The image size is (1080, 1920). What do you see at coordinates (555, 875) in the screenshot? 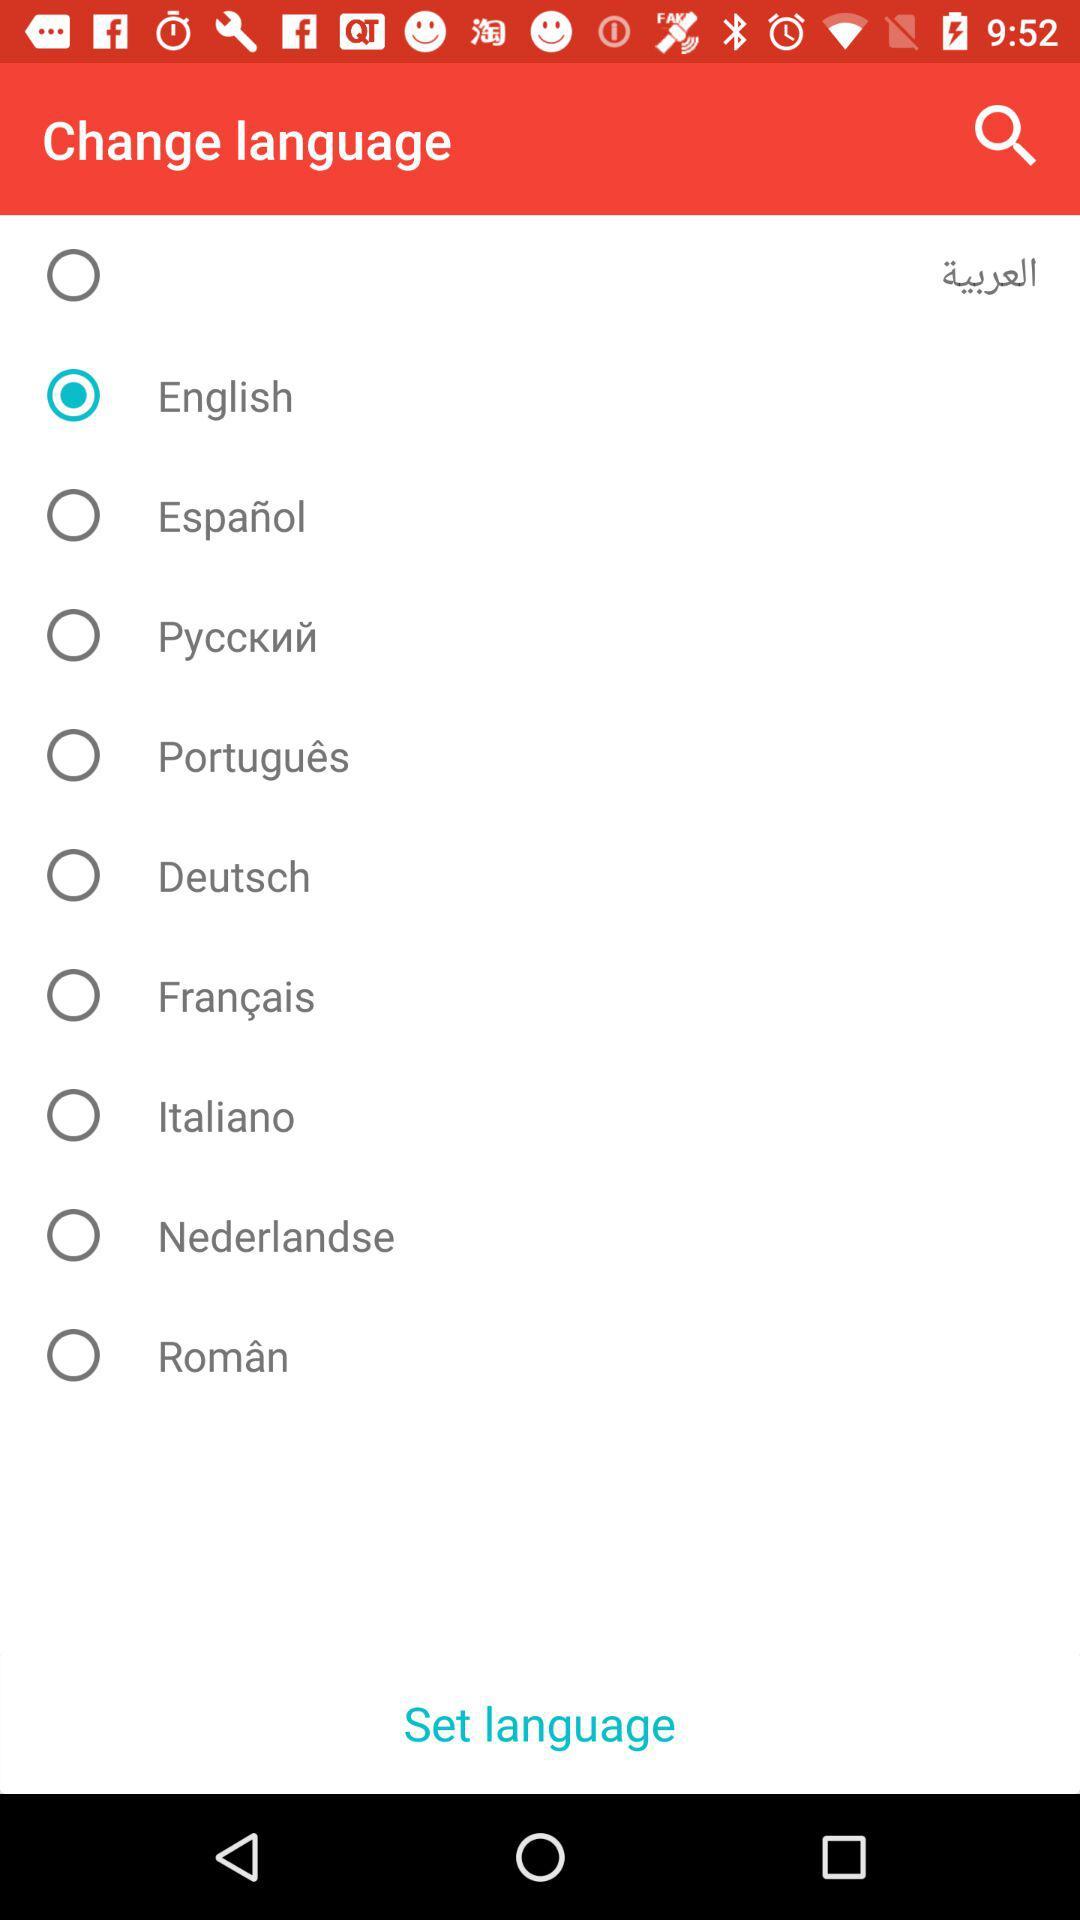
I see `deutsch icon` at bounding box center [555, 875].